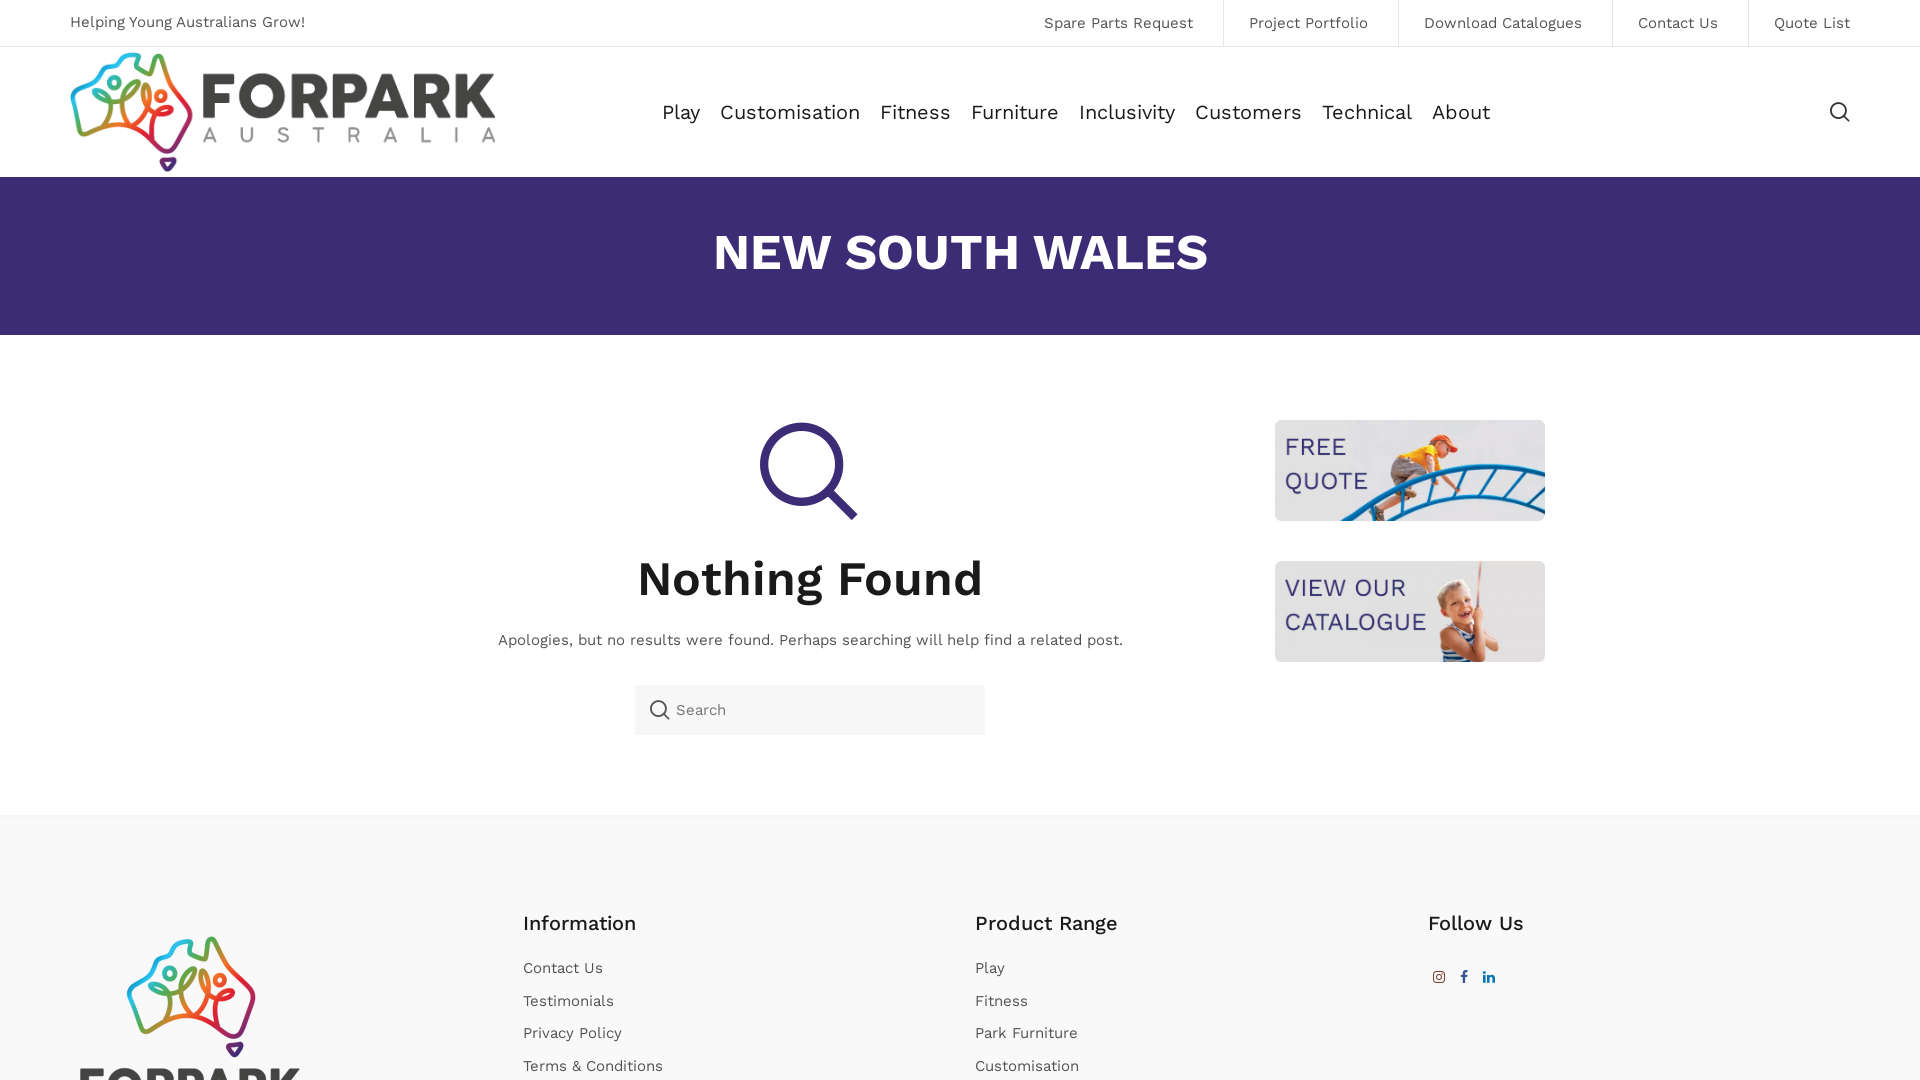  I want to click on 'Furniture', so click(970, 111).